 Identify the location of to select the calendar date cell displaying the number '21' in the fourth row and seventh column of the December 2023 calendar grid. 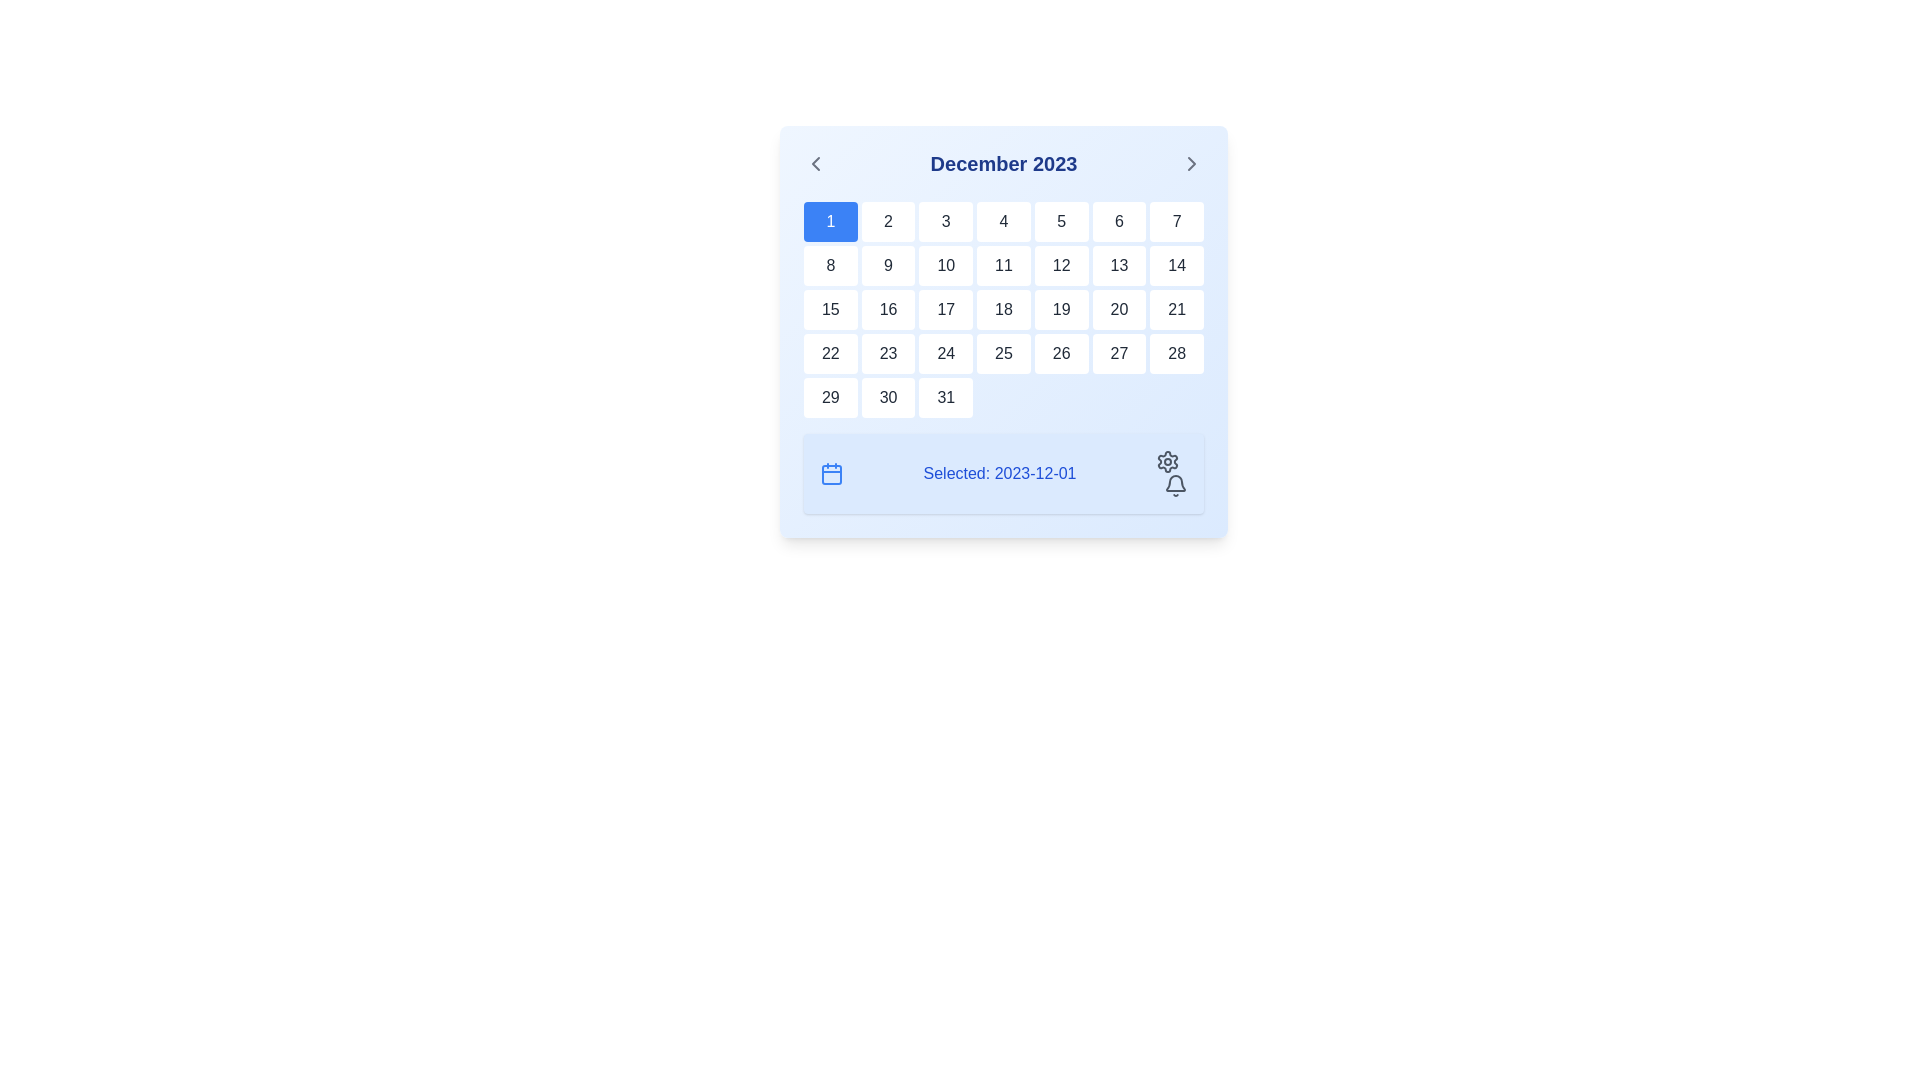
(1177, 309).